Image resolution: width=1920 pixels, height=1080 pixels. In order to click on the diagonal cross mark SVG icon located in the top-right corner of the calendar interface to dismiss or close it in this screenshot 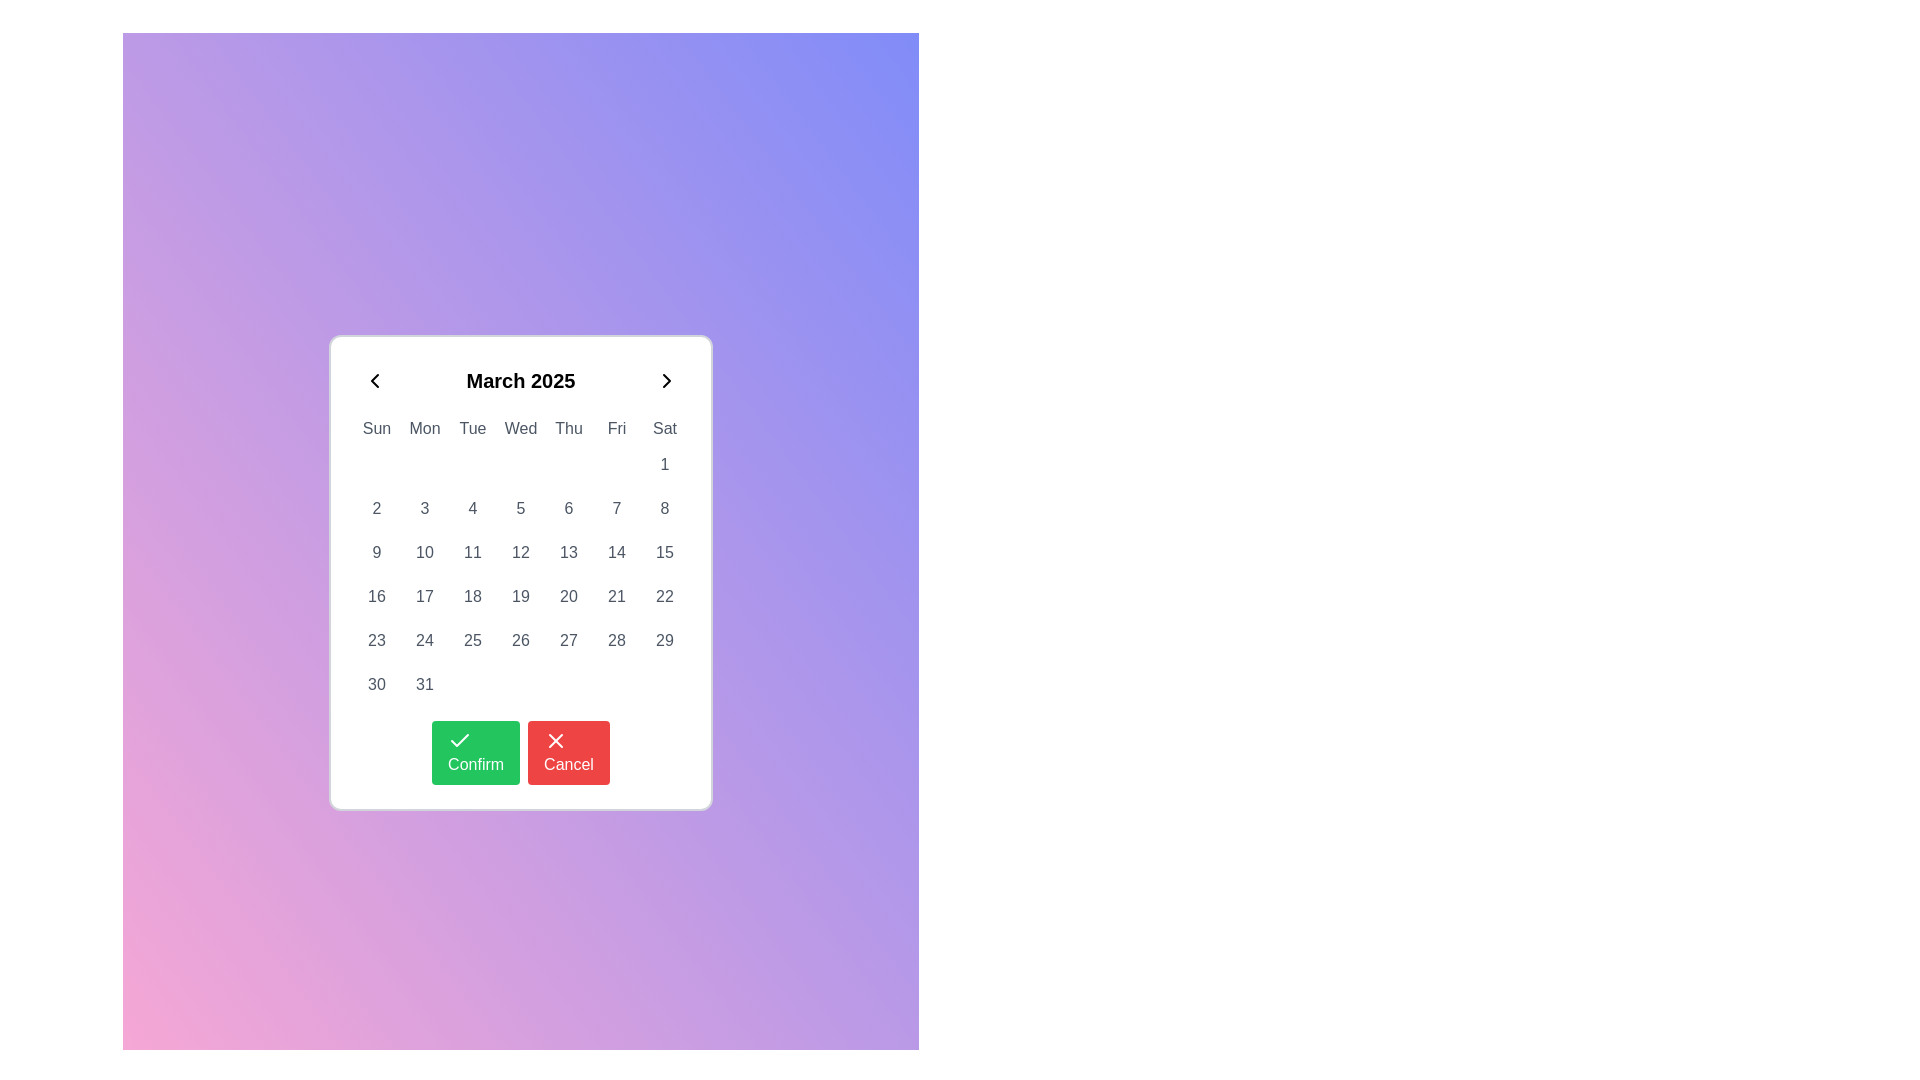, I will do `click(556, 740)`.